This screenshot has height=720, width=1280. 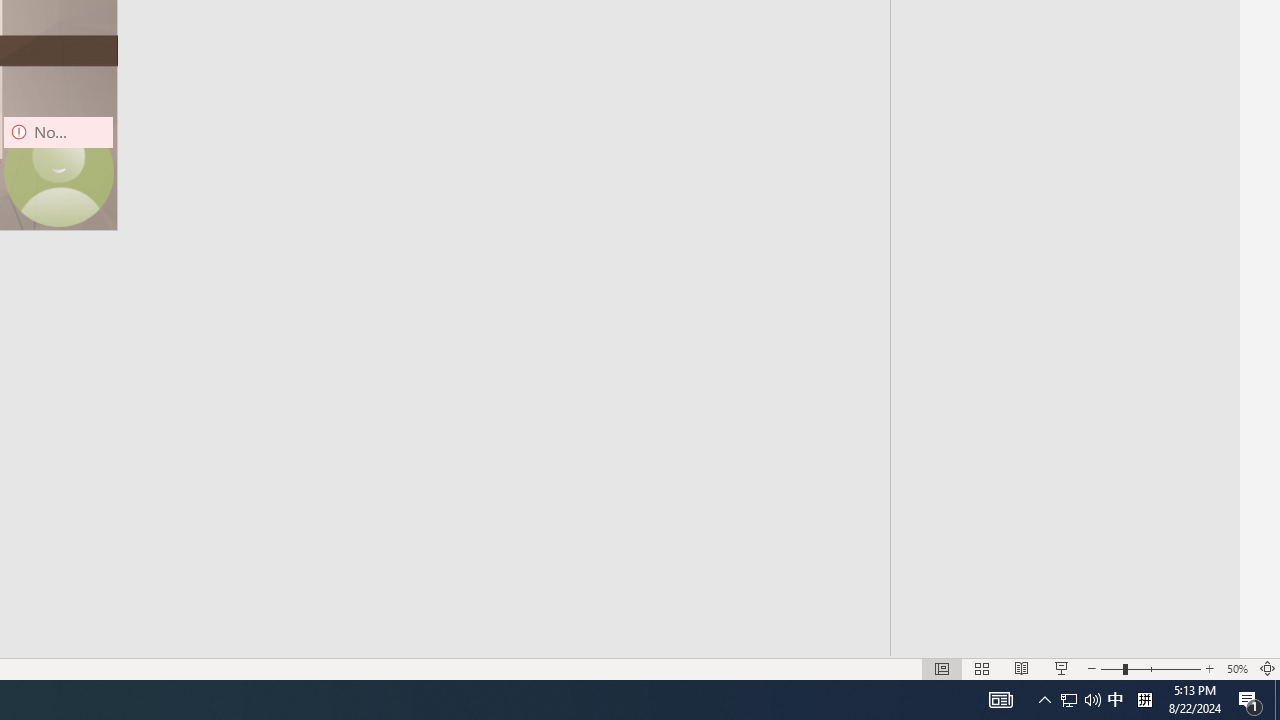 What do you see at coordinates (58, 170) in the screenshot?
I see `'Camera 9, No camera detected.'` at bounding box center [58, 170].